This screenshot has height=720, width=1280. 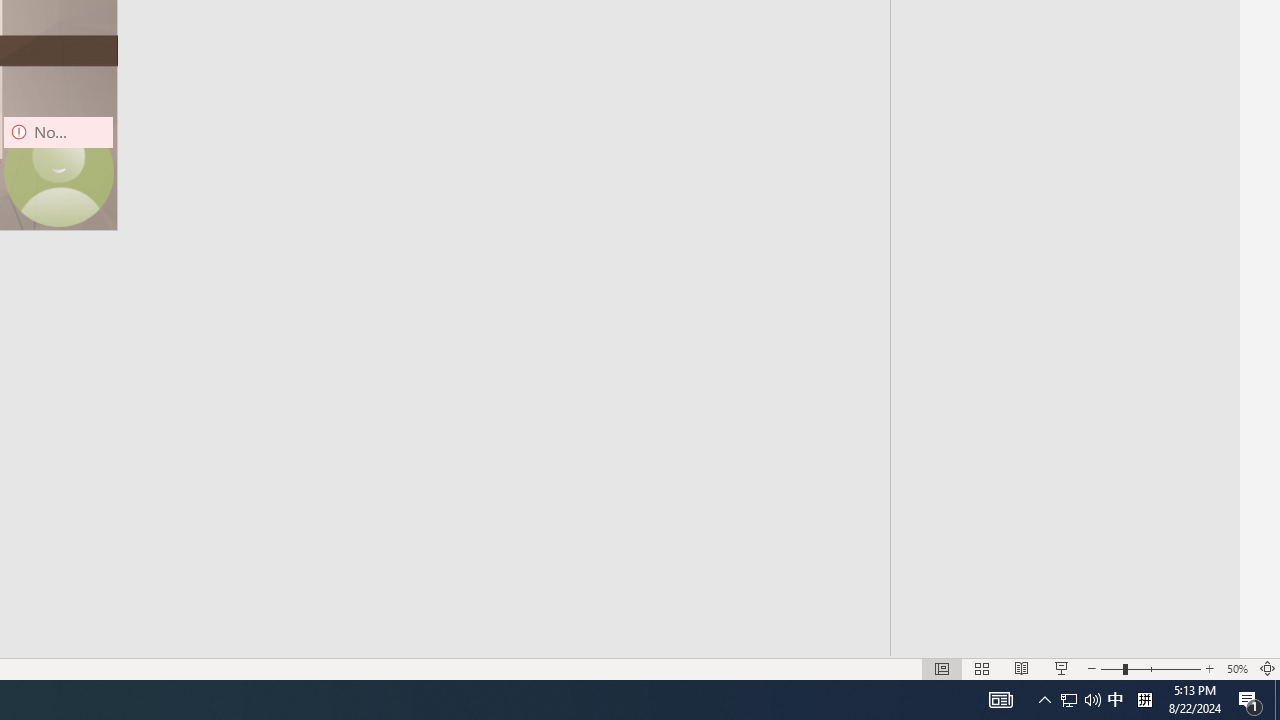 What do you see at coordinates (58, 170) in the screenshot?
I see `'Camera 9, No camera detected.'` at bounding box center [58, 170].